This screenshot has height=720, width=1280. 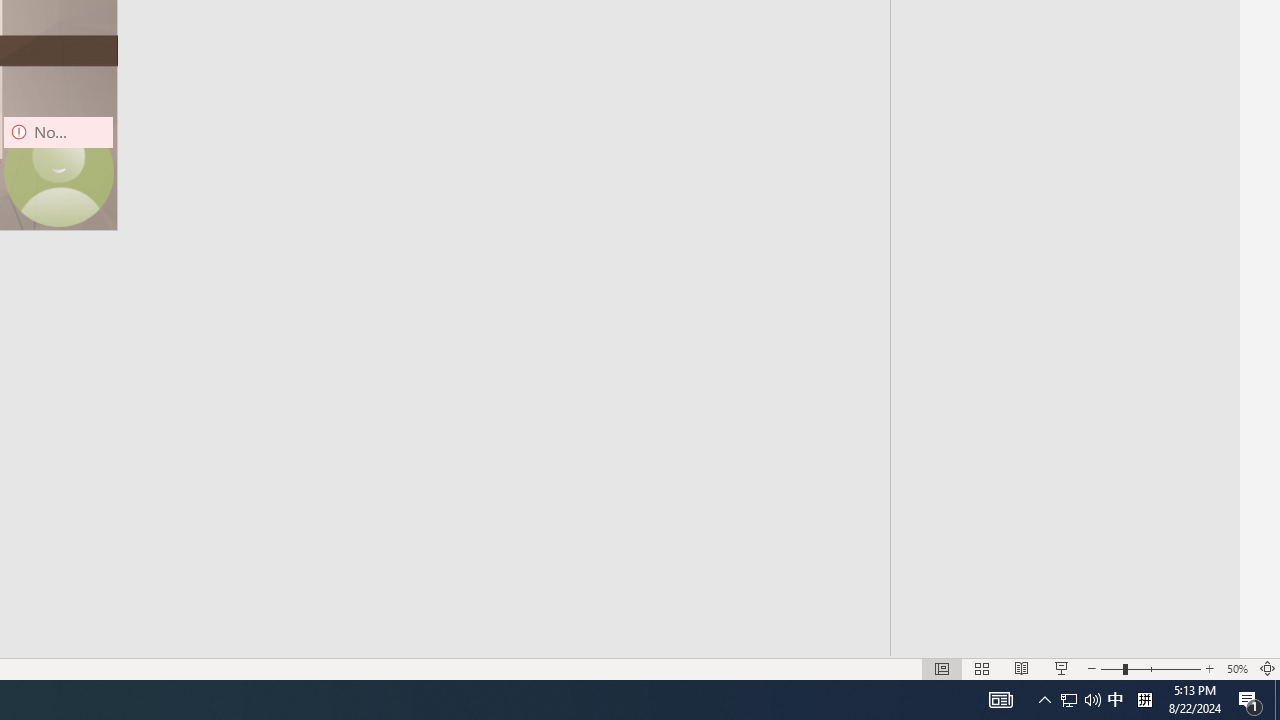 What do you see at coordinates (58, 170) in the screenshot?
I see `'Camera 9, No camera detected.'` at bounding box center [58, 170].